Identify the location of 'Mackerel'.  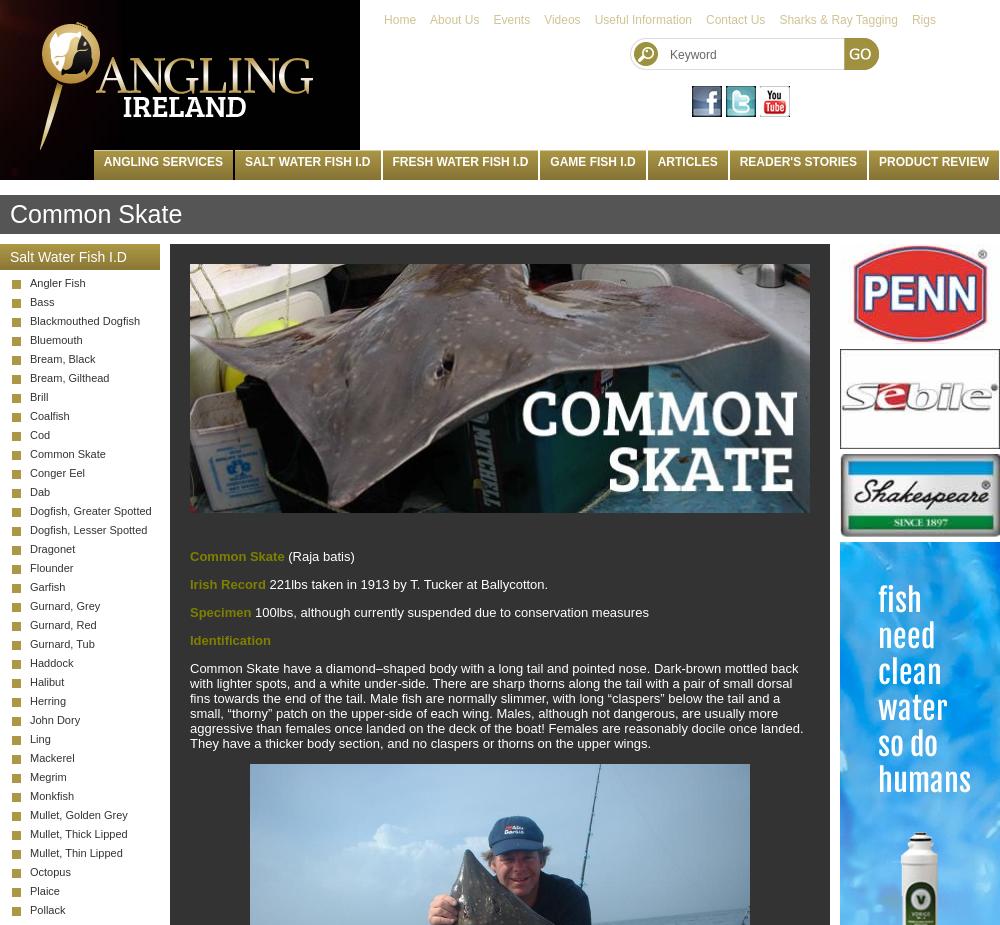
(52, 758).